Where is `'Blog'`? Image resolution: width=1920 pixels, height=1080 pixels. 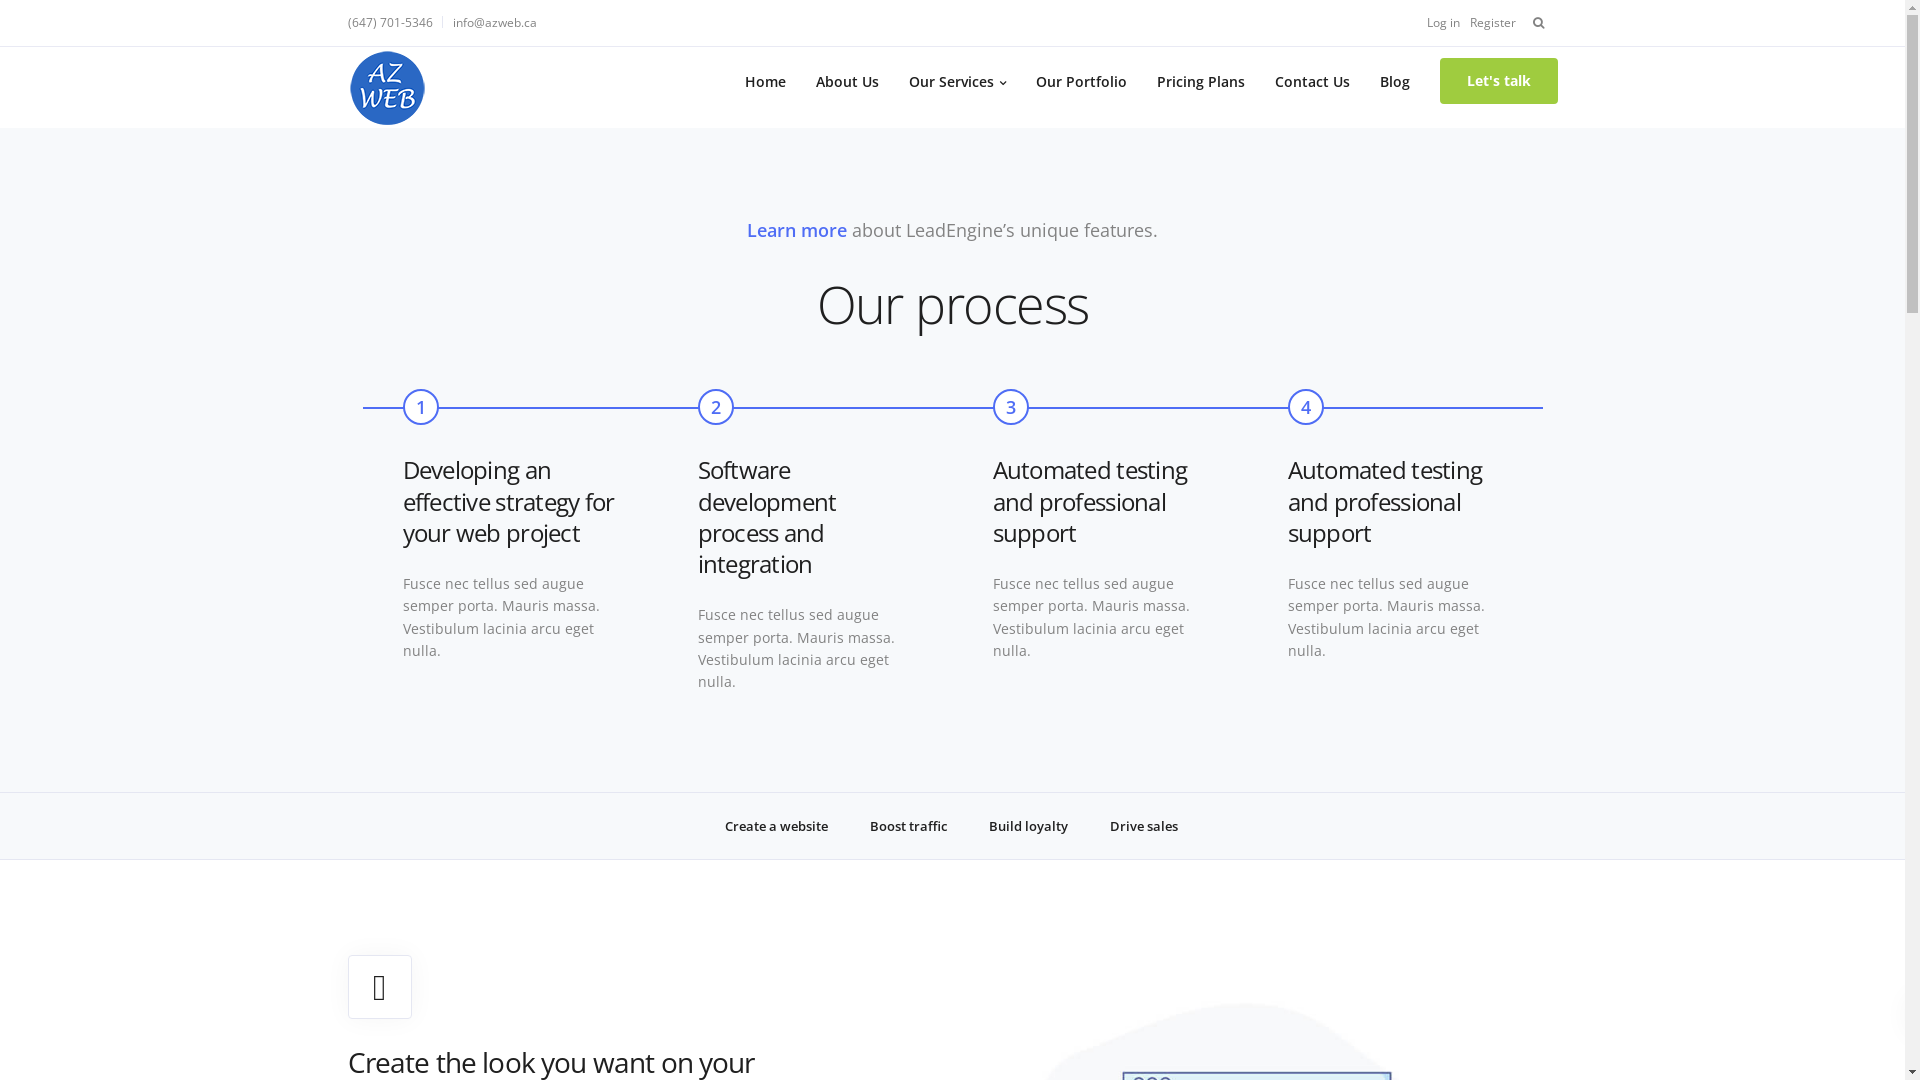 'Blog' is located at coordinates (1392, 80).